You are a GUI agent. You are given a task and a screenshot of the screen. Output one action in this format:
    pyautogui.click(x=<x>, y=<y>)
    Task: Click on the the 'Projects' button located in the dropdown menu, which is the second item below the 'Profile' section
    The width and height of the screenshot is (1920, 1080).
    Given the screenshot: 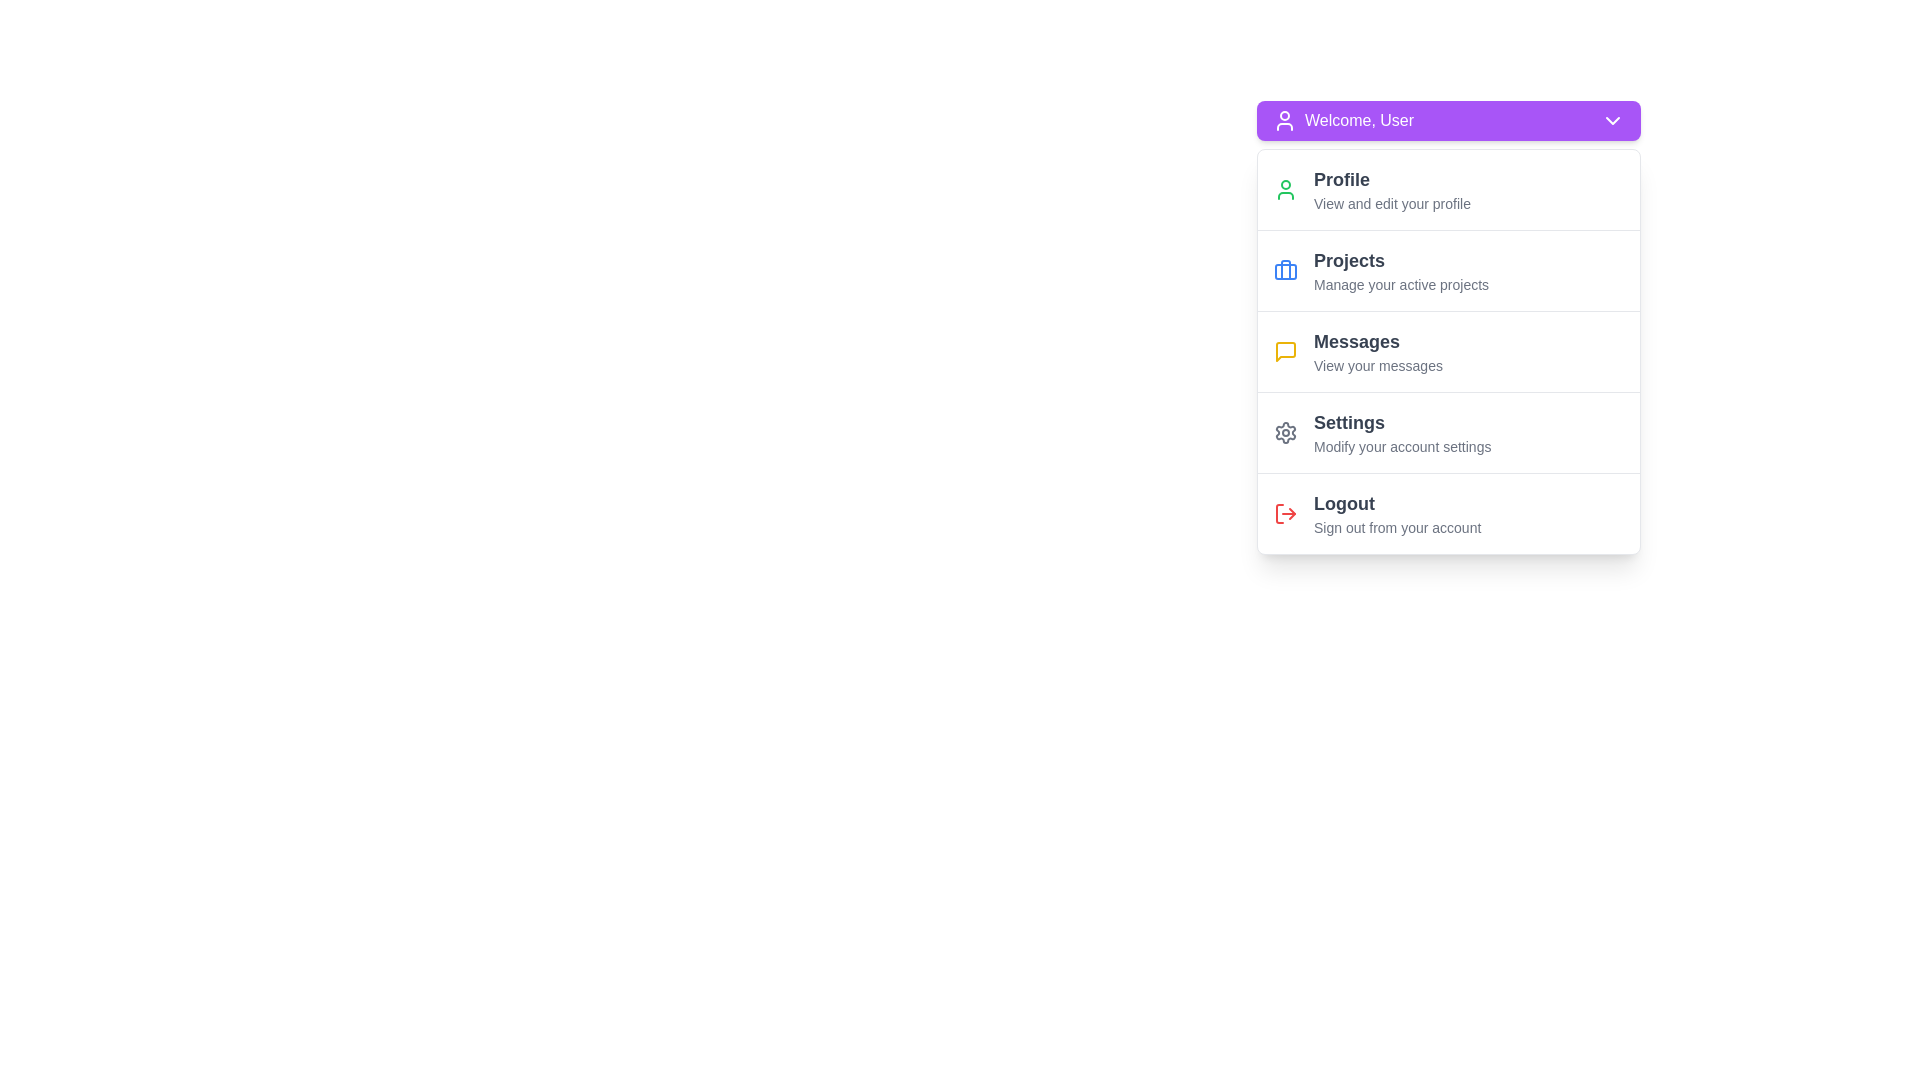 What is the action you would take?
    pyautogui.click(x=1449, y=270)
    